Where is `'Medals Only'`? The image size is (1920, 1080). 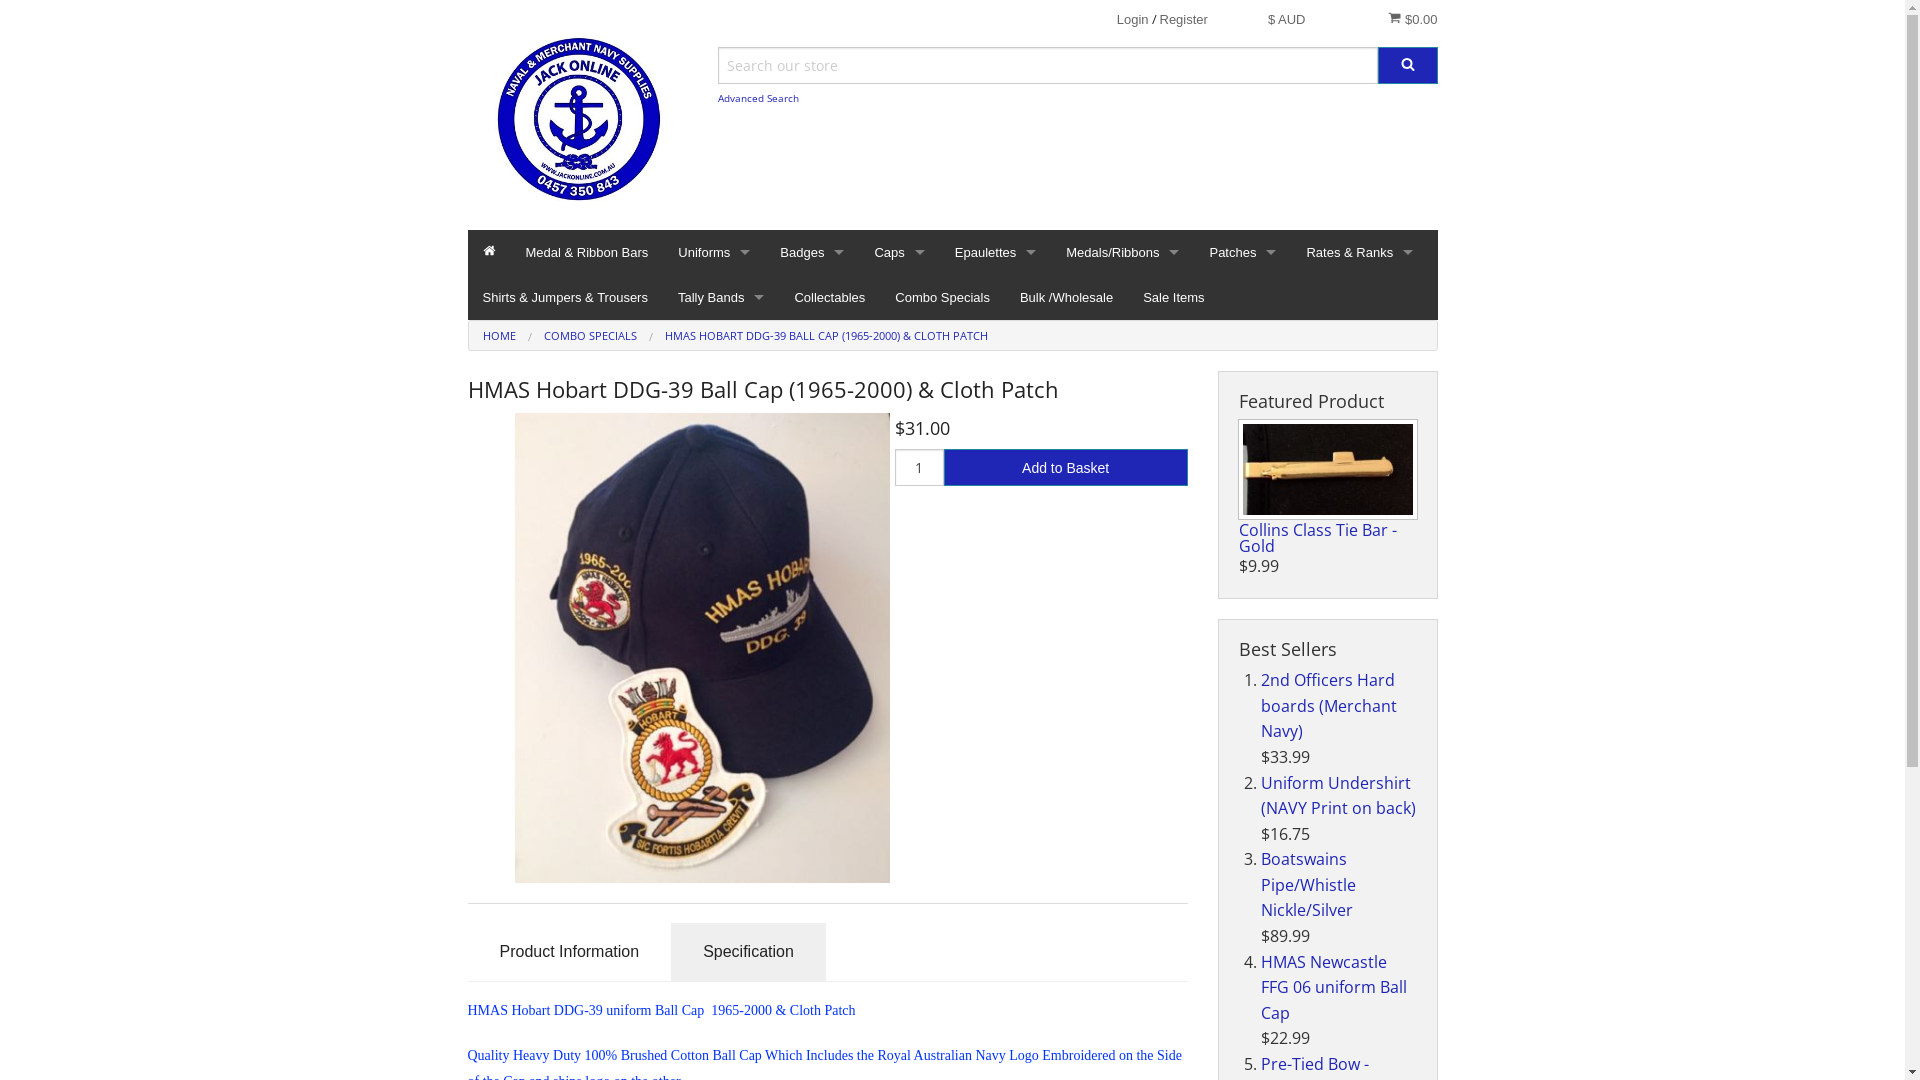 'Medals Only' is located at coordinates (1050, 321).